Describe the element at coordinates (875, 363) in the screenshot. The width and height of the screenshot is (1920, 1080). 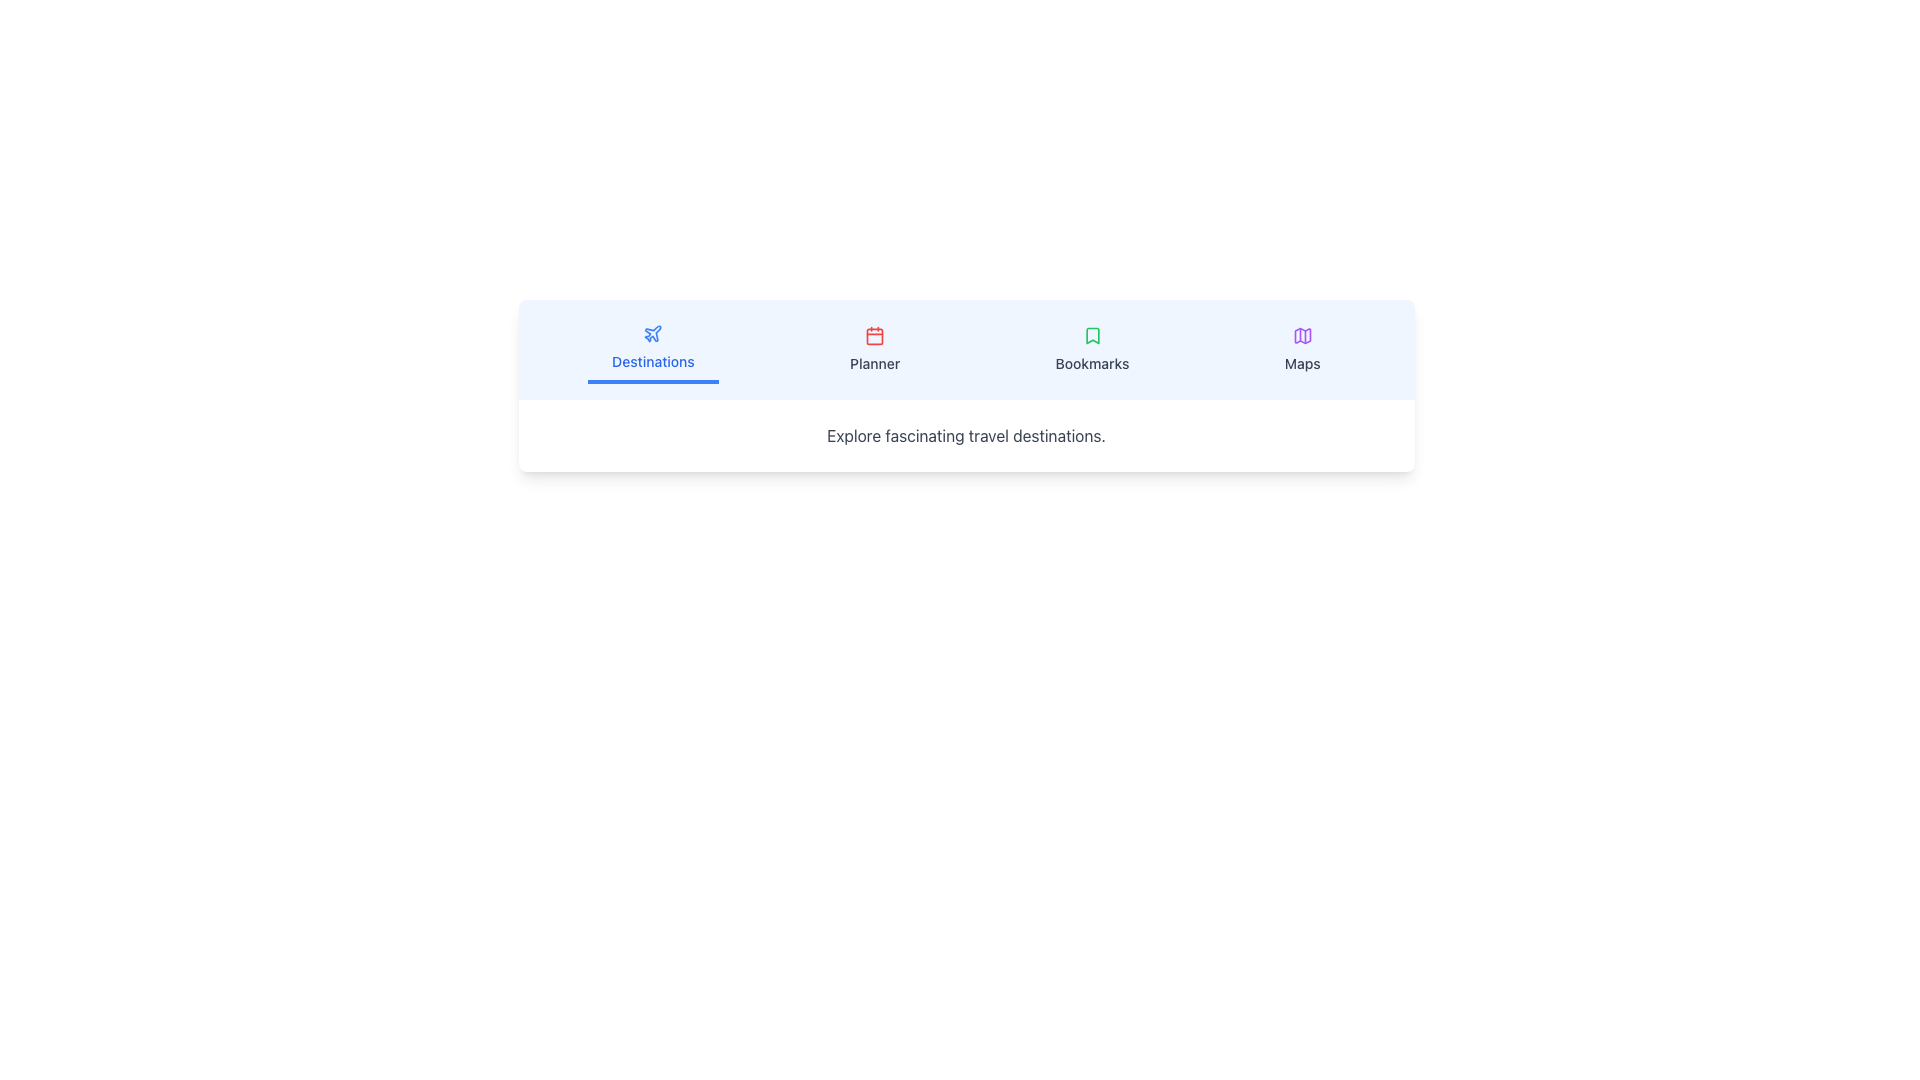
I see `informational text label 'Planner' located in the navigation bar, which is positioned below the calendar icon` at that location.